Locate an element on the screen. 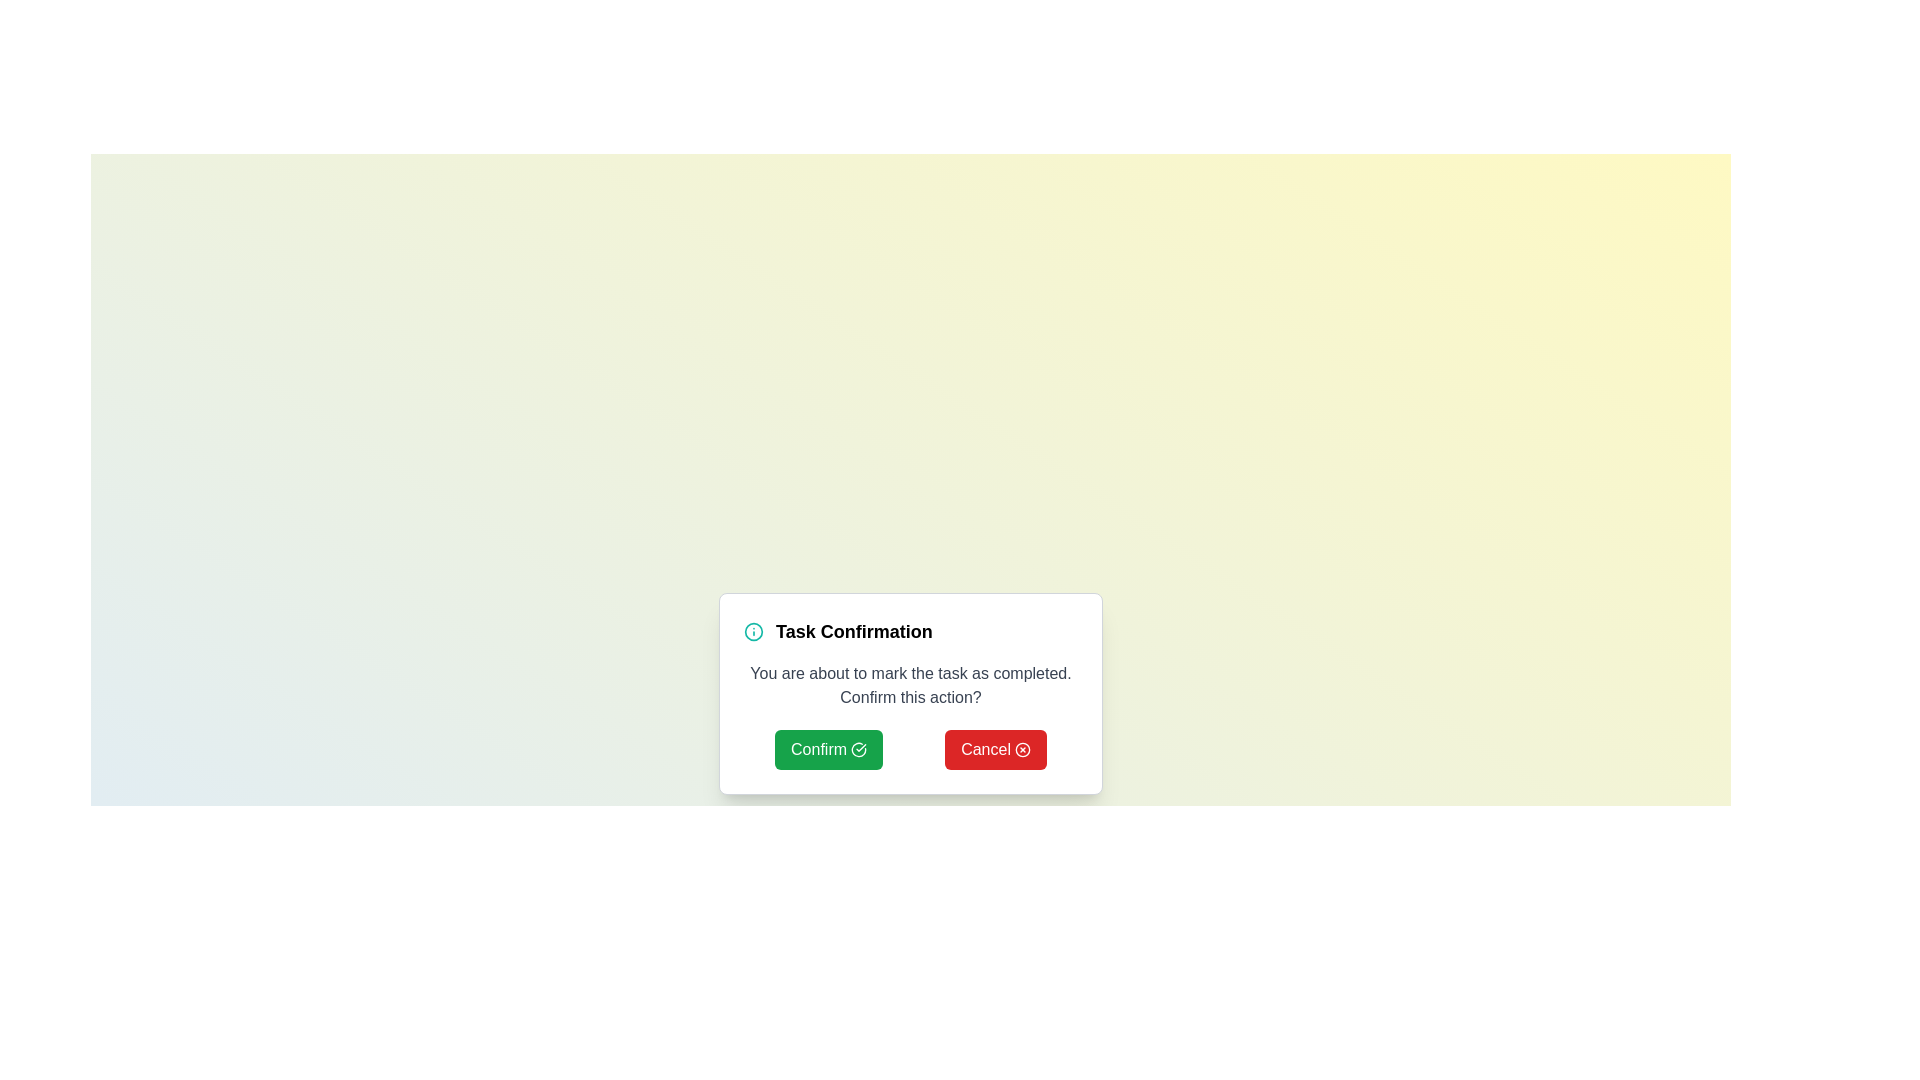  the green 'Confirm' button with white text located at the bottom-left corner of the dialog box to confirm the action is located at coordinates (829, 749).